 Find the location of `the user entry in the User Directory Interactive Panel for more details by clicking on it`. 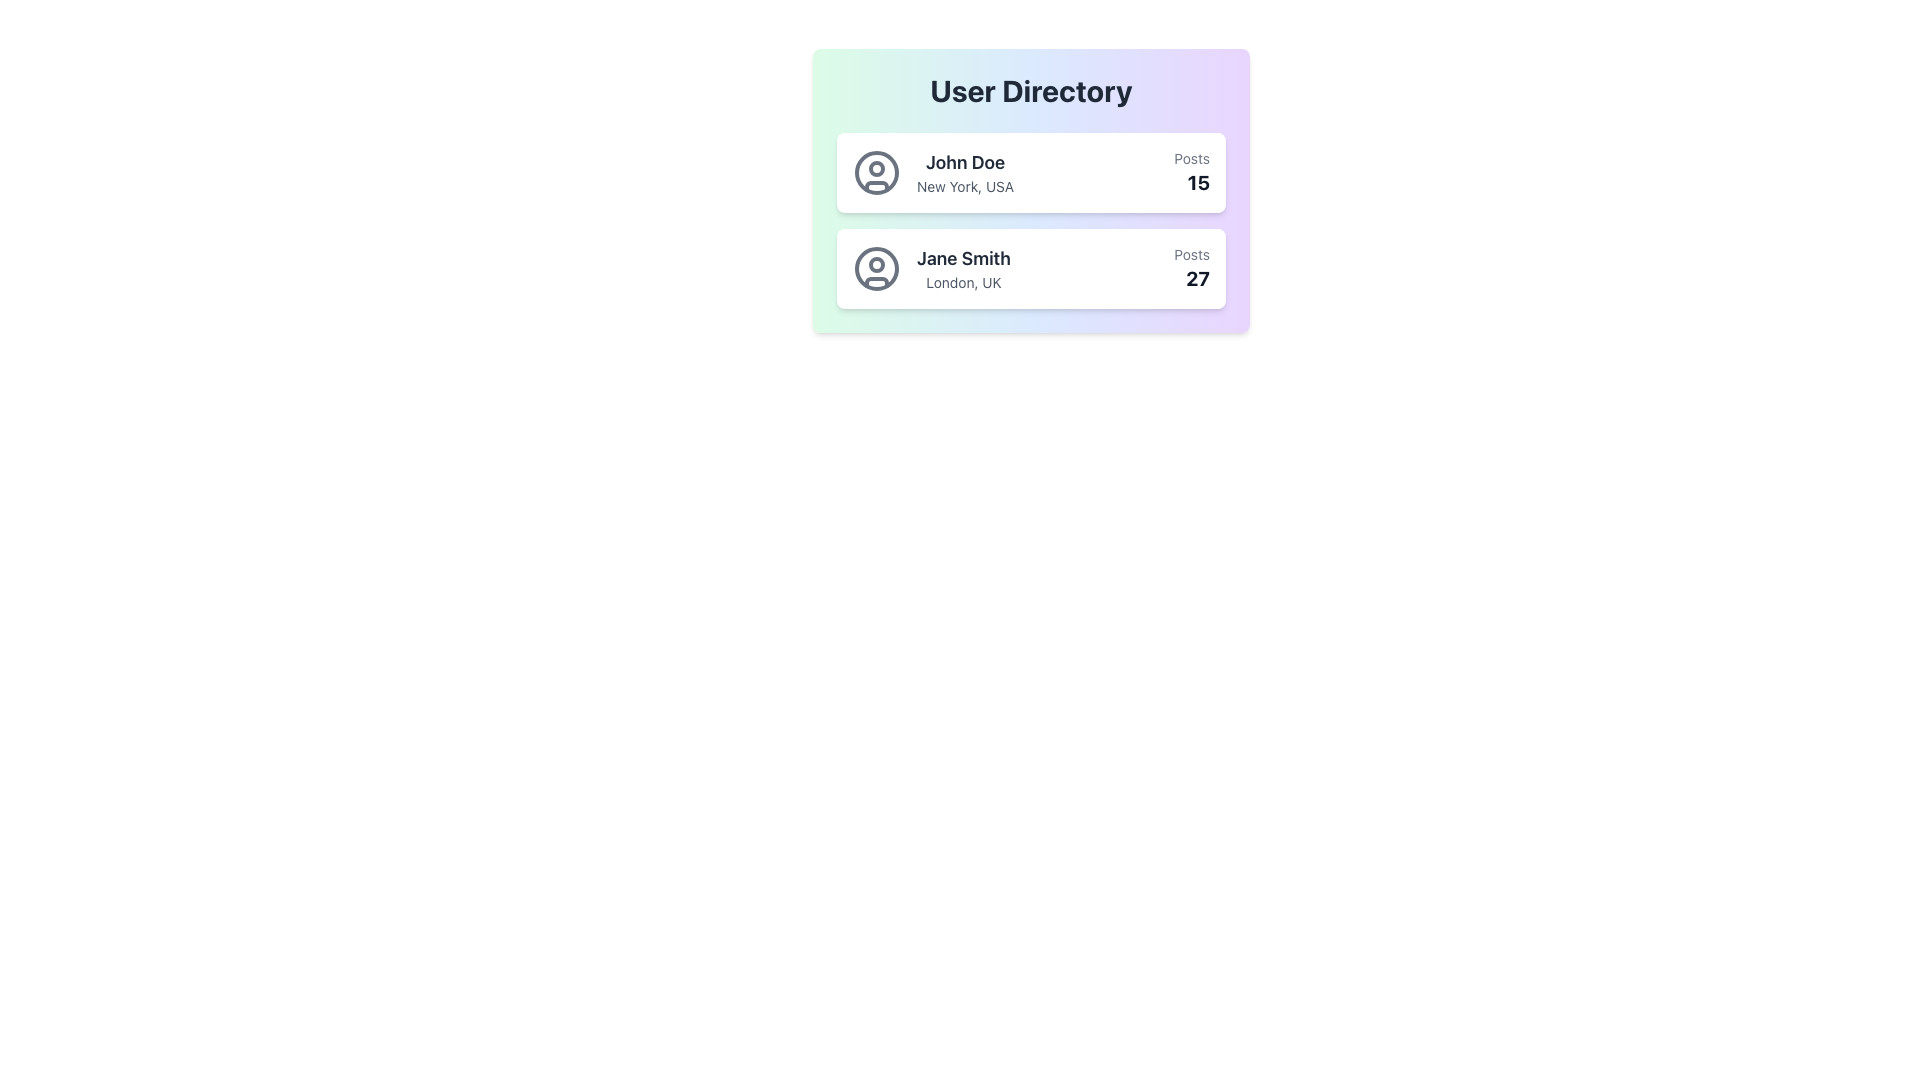

the user entry in the User Directory Interactive Panel for more details by clicking on it is located at coordinates (1031, 191).